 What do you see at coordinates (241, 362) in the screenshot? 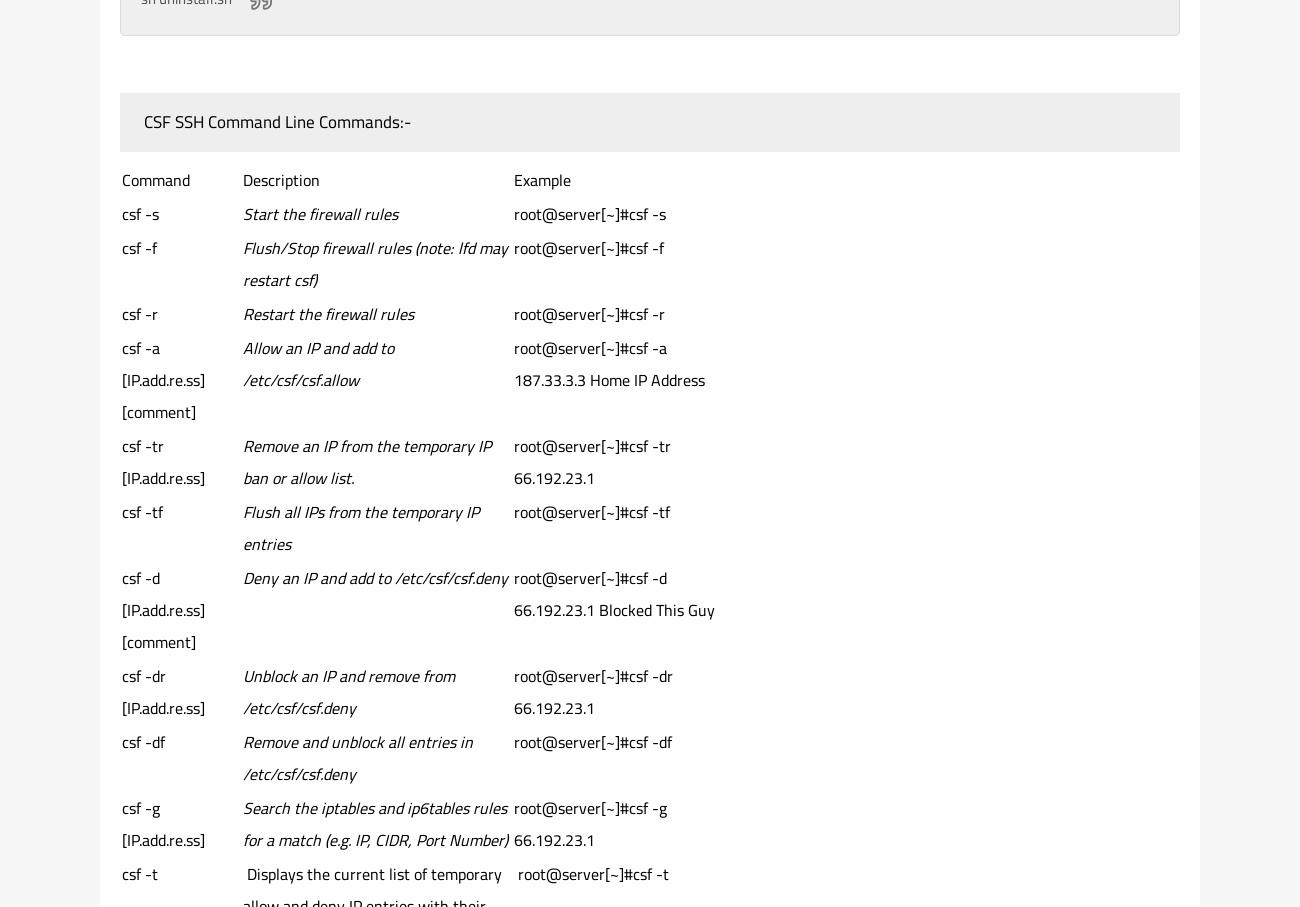
I see `'Allow an IP and add to /etc/csf/csf.allow'` at bounding box center [241, 362].